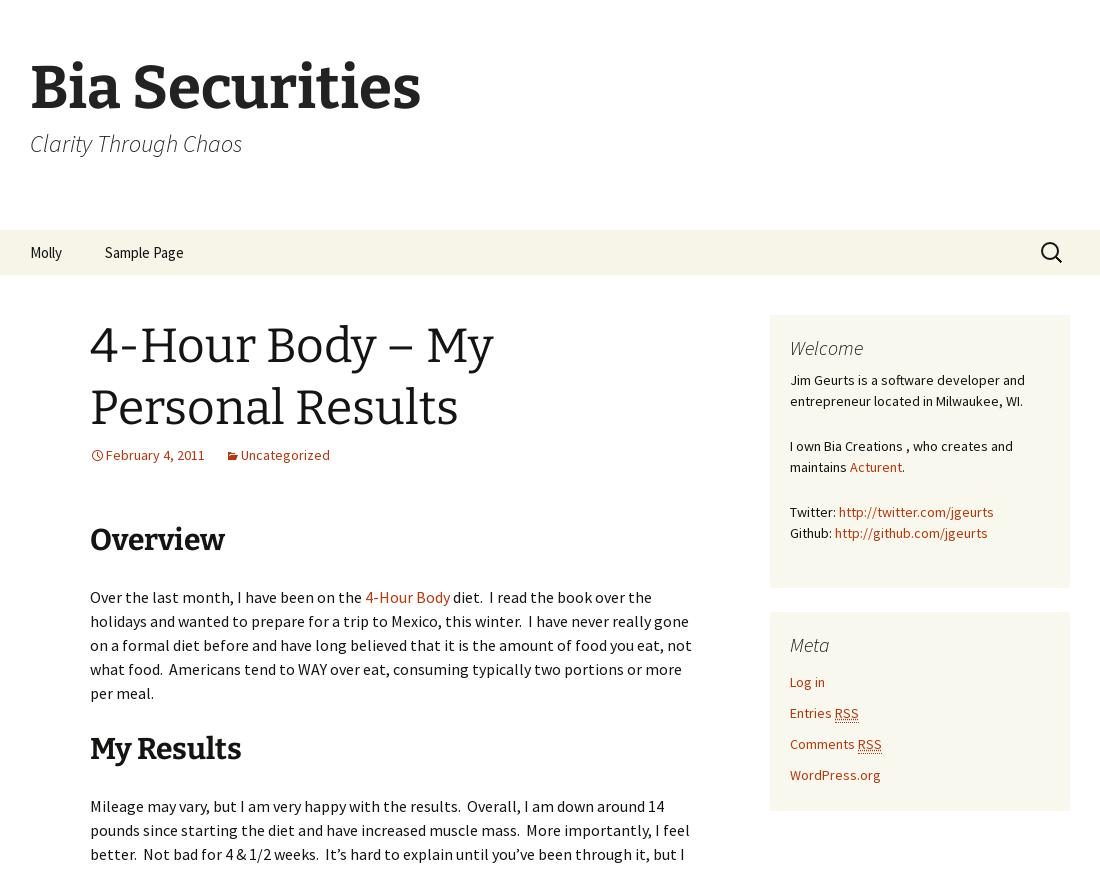 The width and height of the screenshot is (1100, 871). Describe the element at coordinates (156, 538) in the screenshot. I see `'Overview'` at that location.